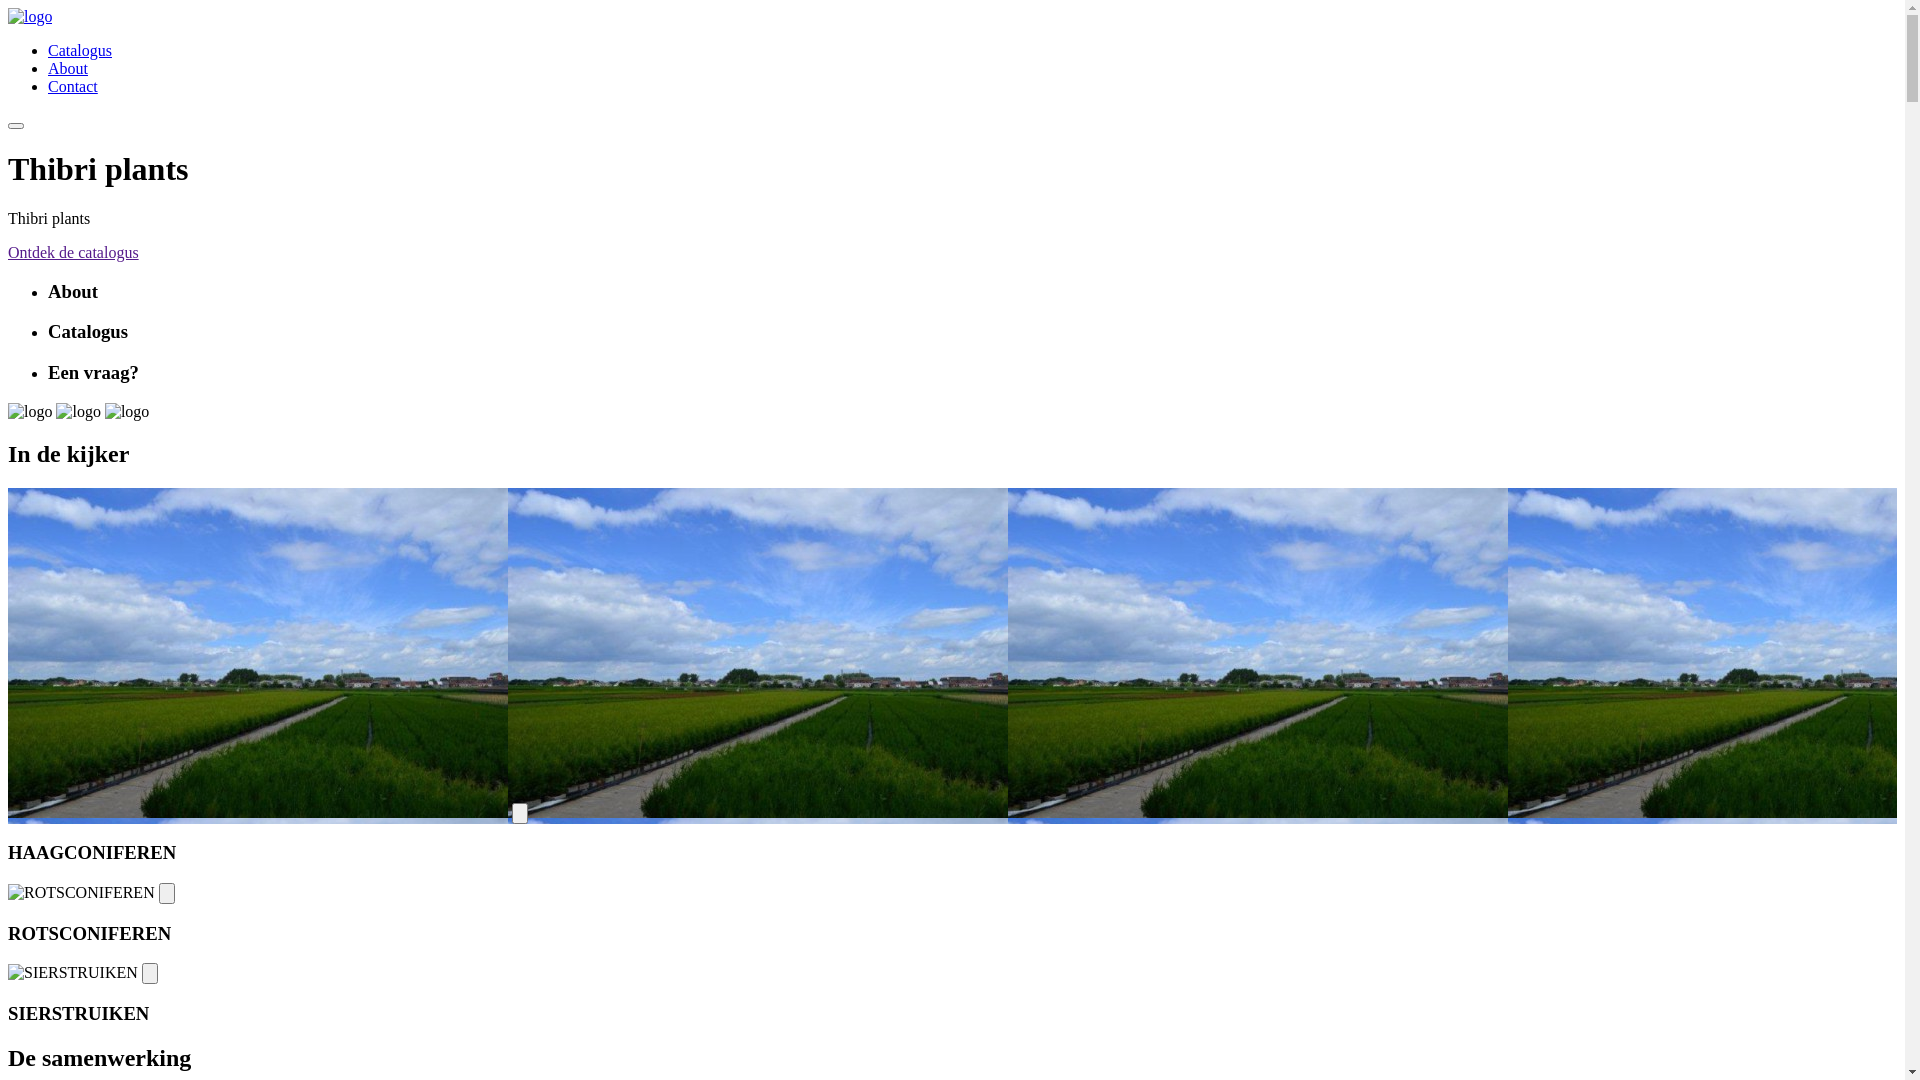 The image size is (1920, 1080). Describe the element at coordinates (148, 972) in the screenshot. I see `'arrow-right'` at that location.